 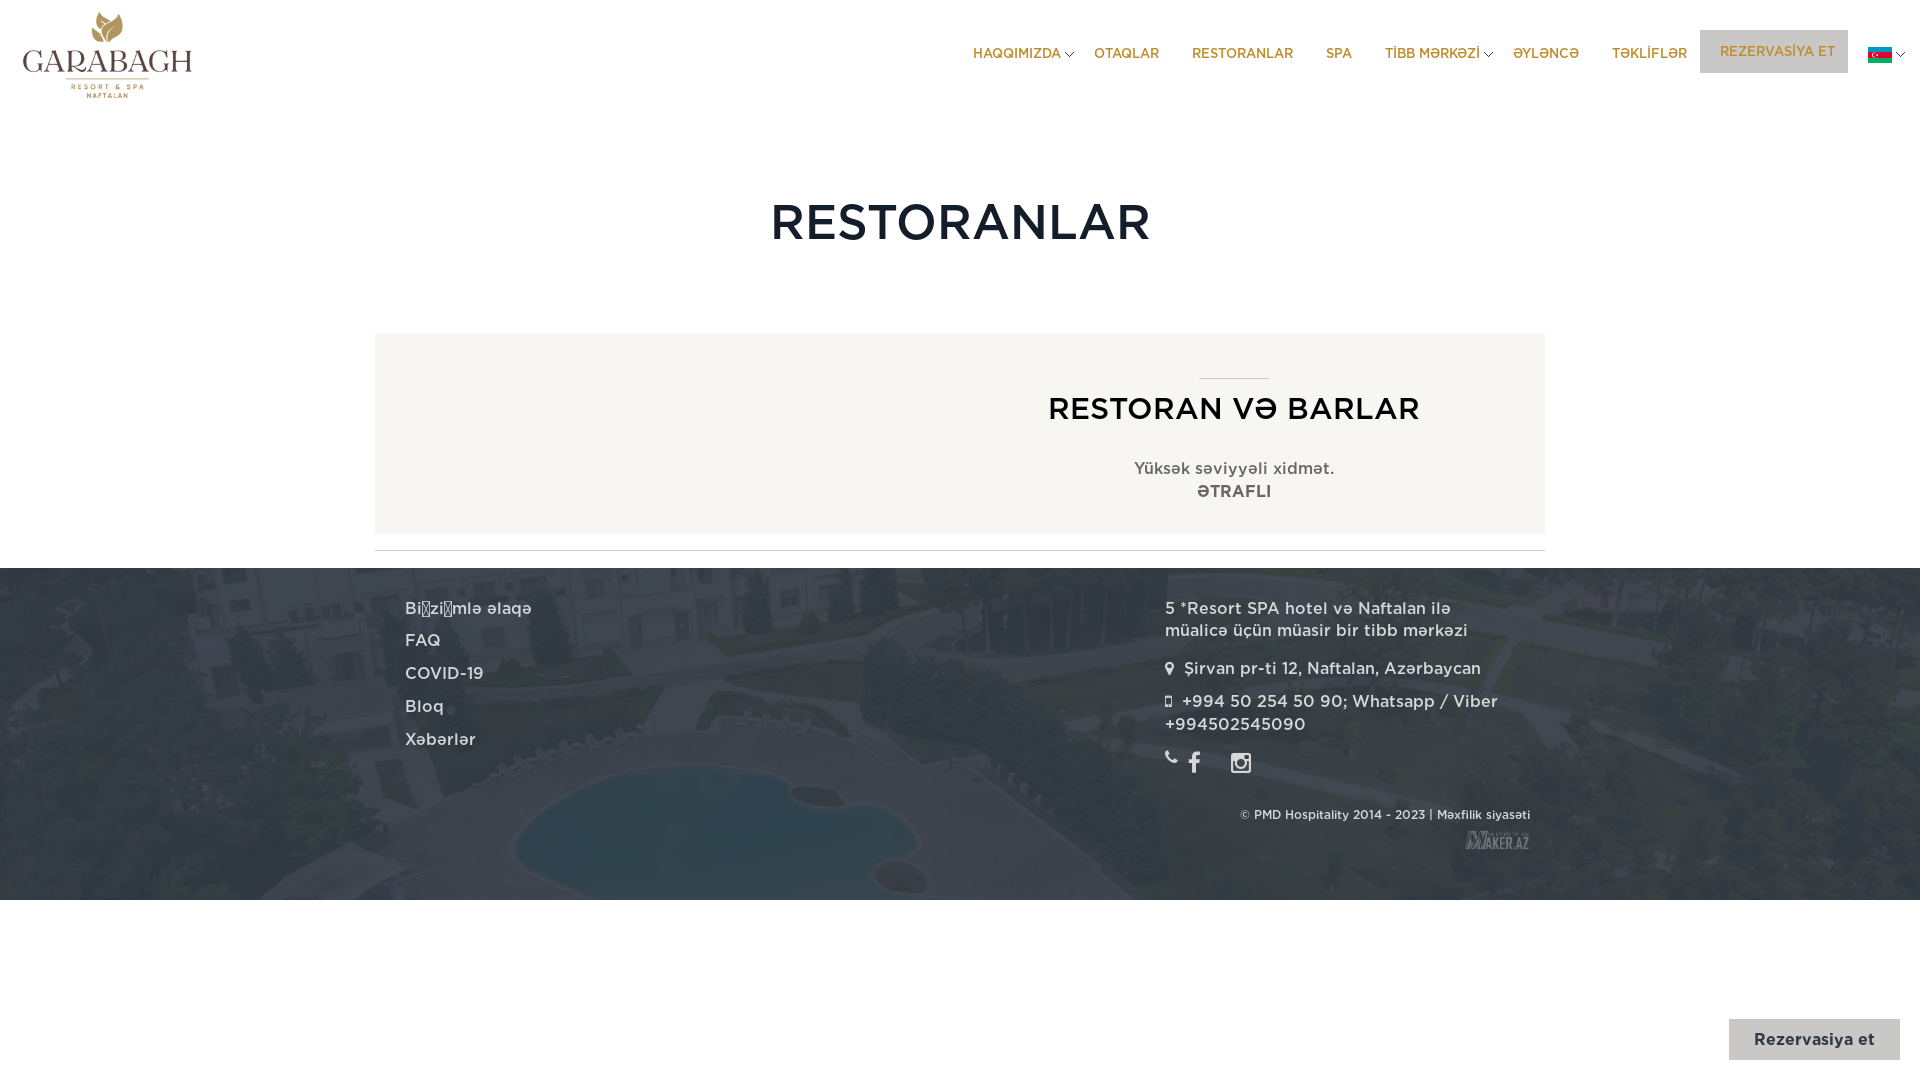 I want to click on 'Bloq', so click(x=423, y=705).